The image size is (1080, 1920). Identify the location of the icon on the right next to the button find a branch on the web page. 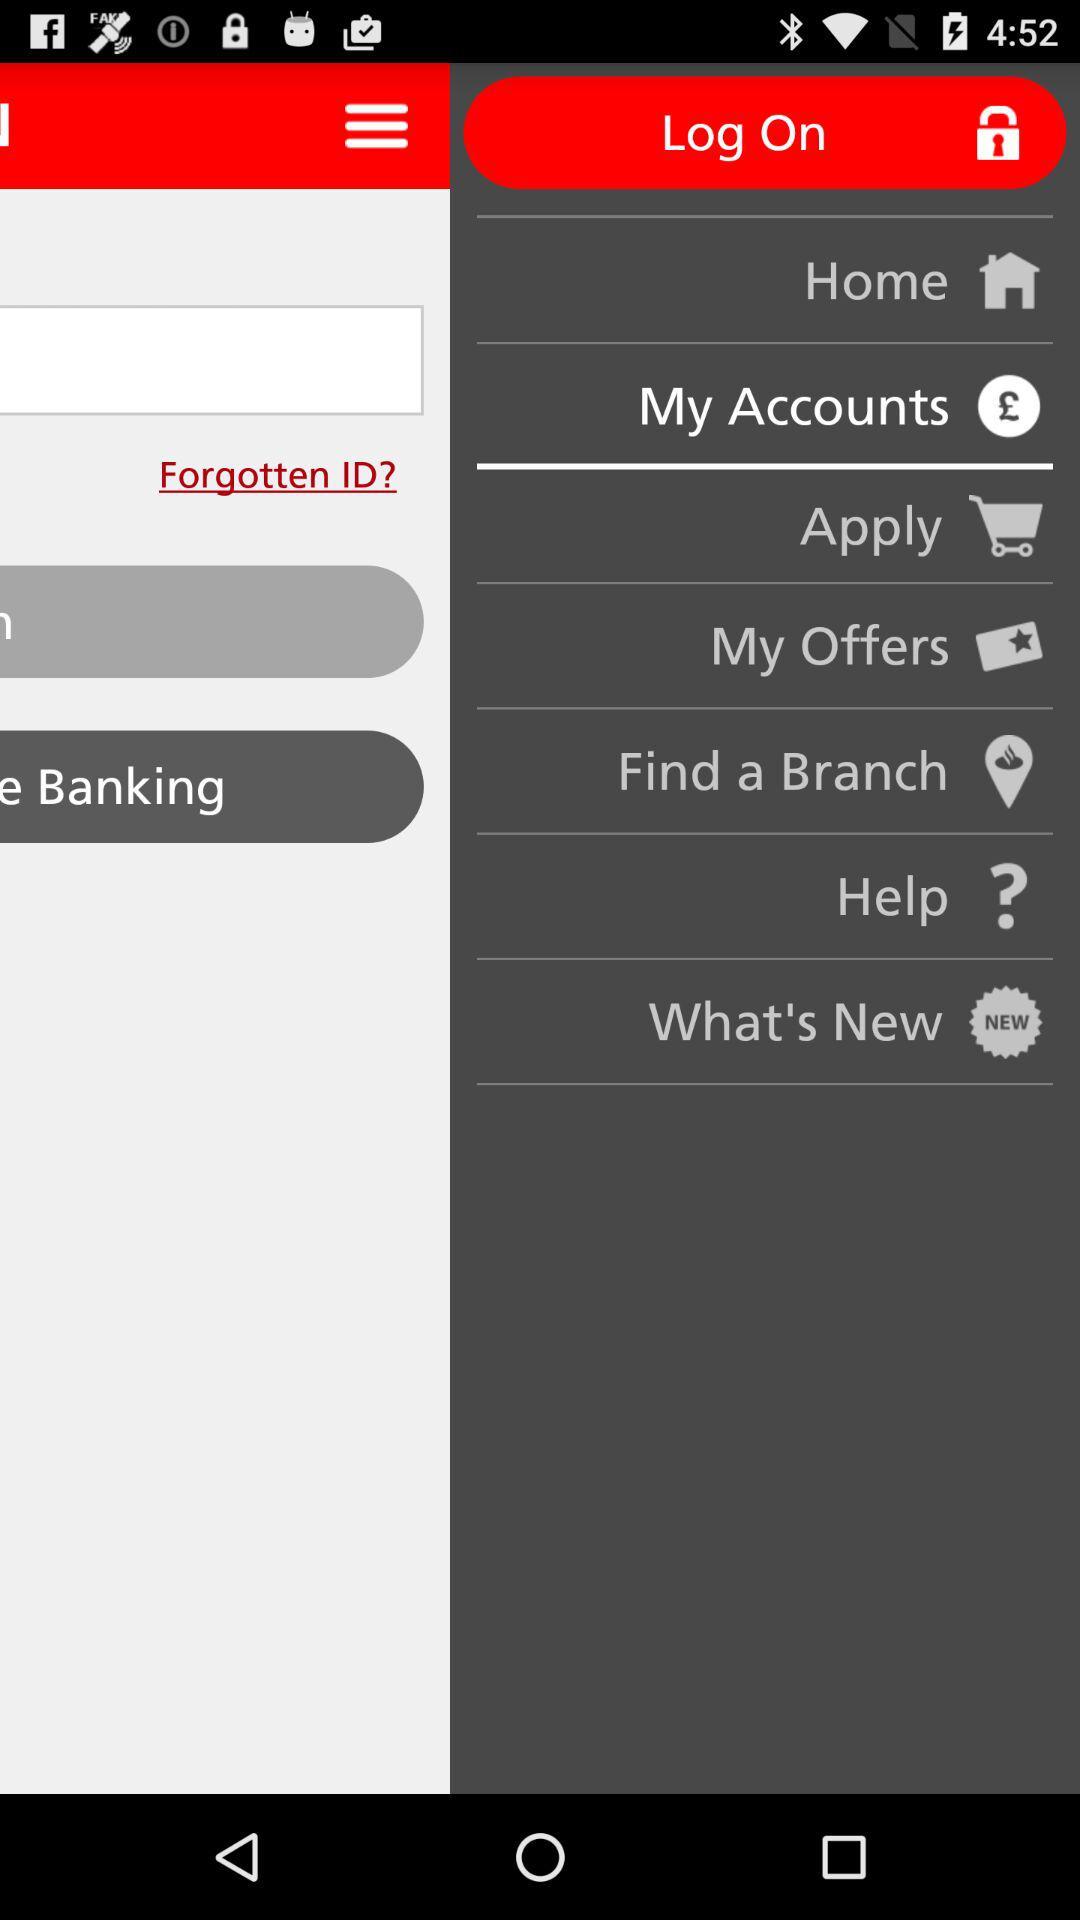
(1009, 771).